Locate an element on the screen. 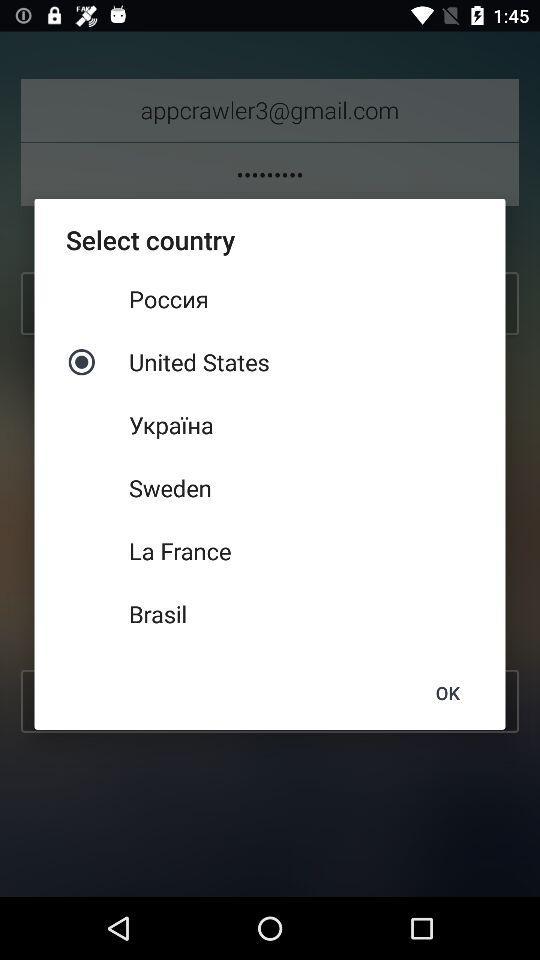 This screenshot has height=960, width=540. the checkbox below the brasil icon is located at coordinates (447, 693).